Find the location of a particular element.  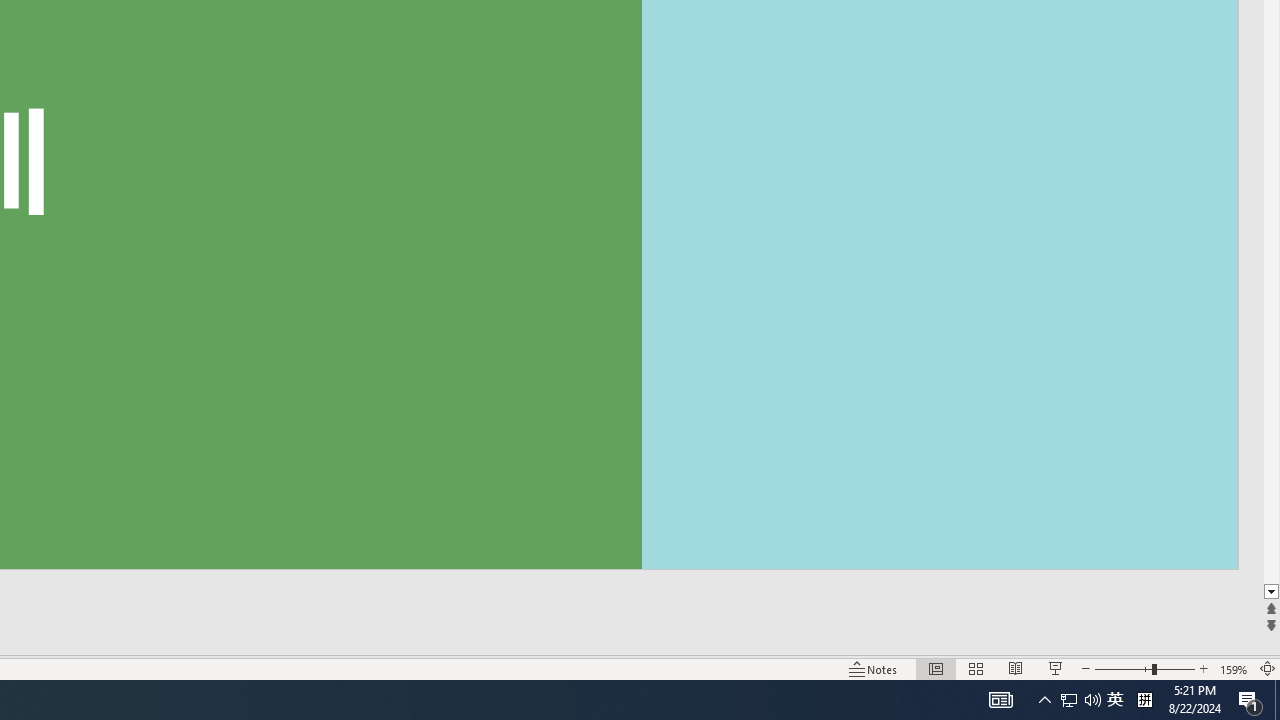

'Q2790: 100%' is located at coordinates (1092, 698).